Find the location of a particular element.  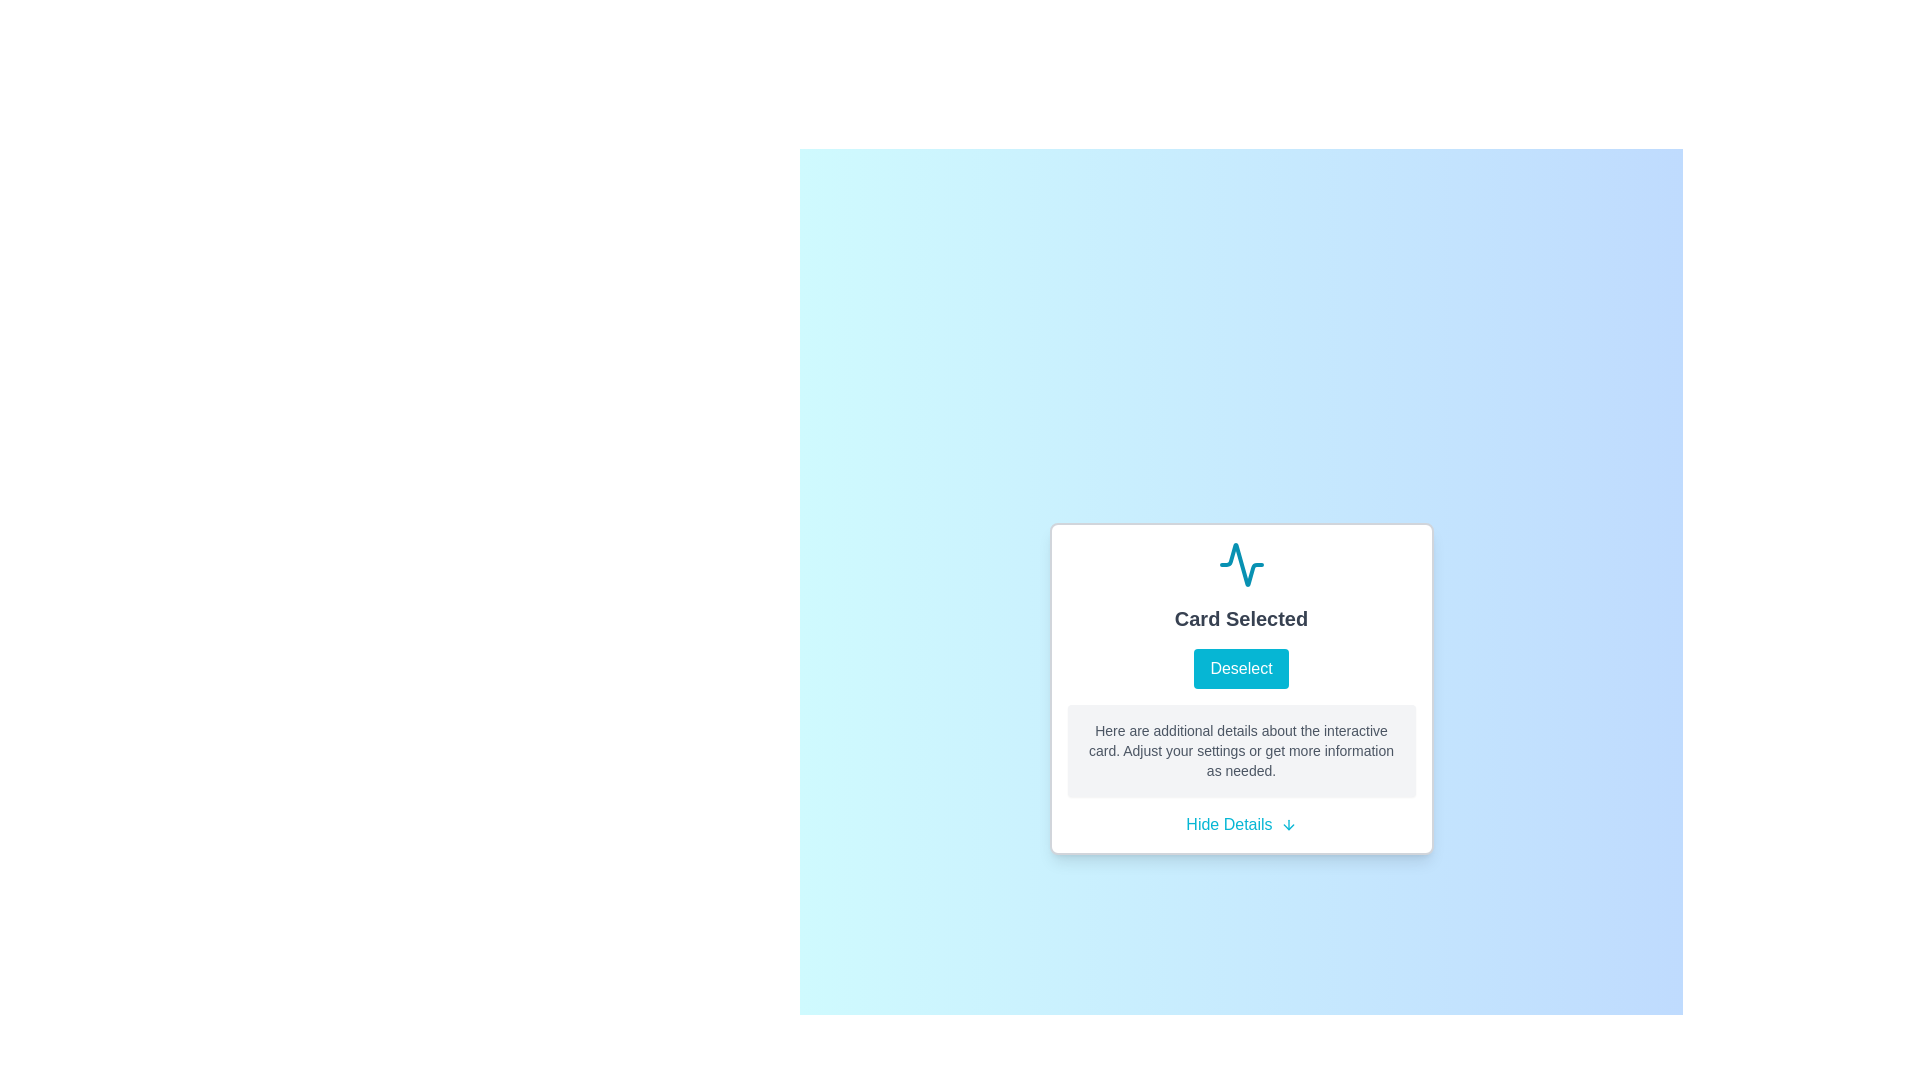

the bold, gray text element reading 'Card Selected', which is located above the blue 'Deselect' button and below a heartbeat icon in a white card-like area is located at coordinates (1240, 617).